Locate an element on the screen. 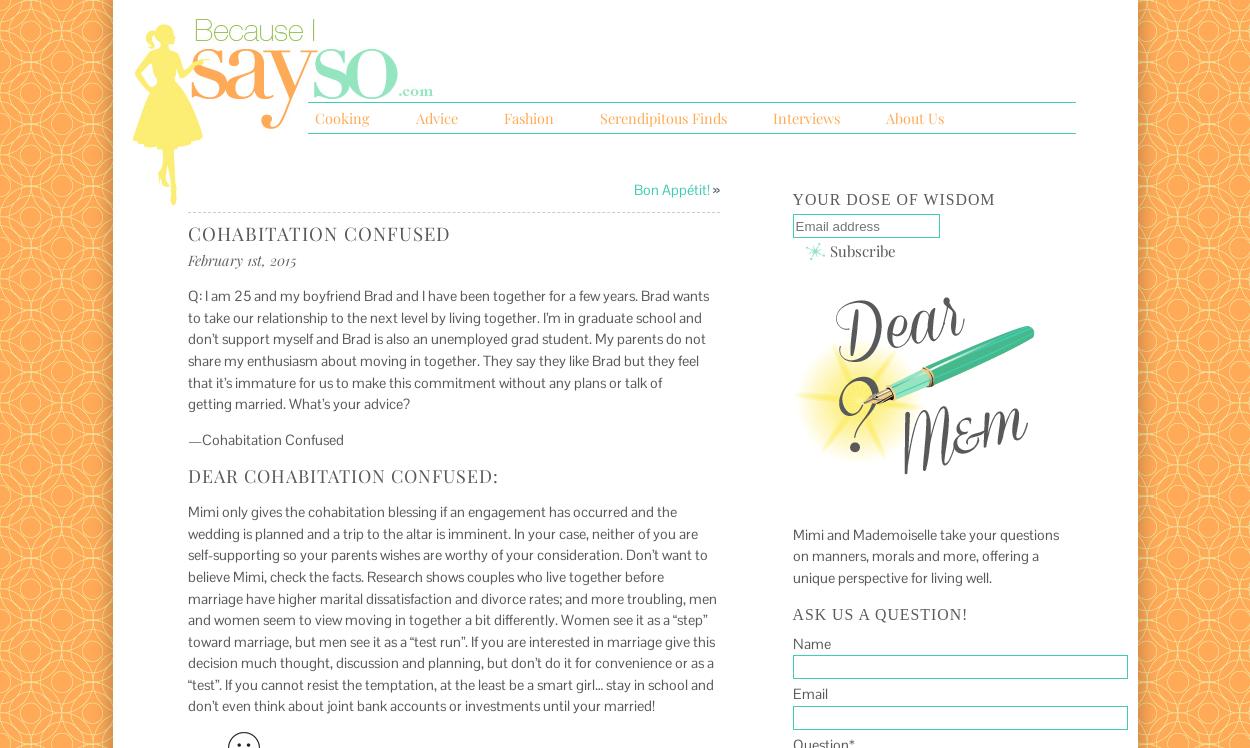 The width and height of the screenshot is (1250, 748). 'Serendipitous Finds' is located at coordinates (662, 118).